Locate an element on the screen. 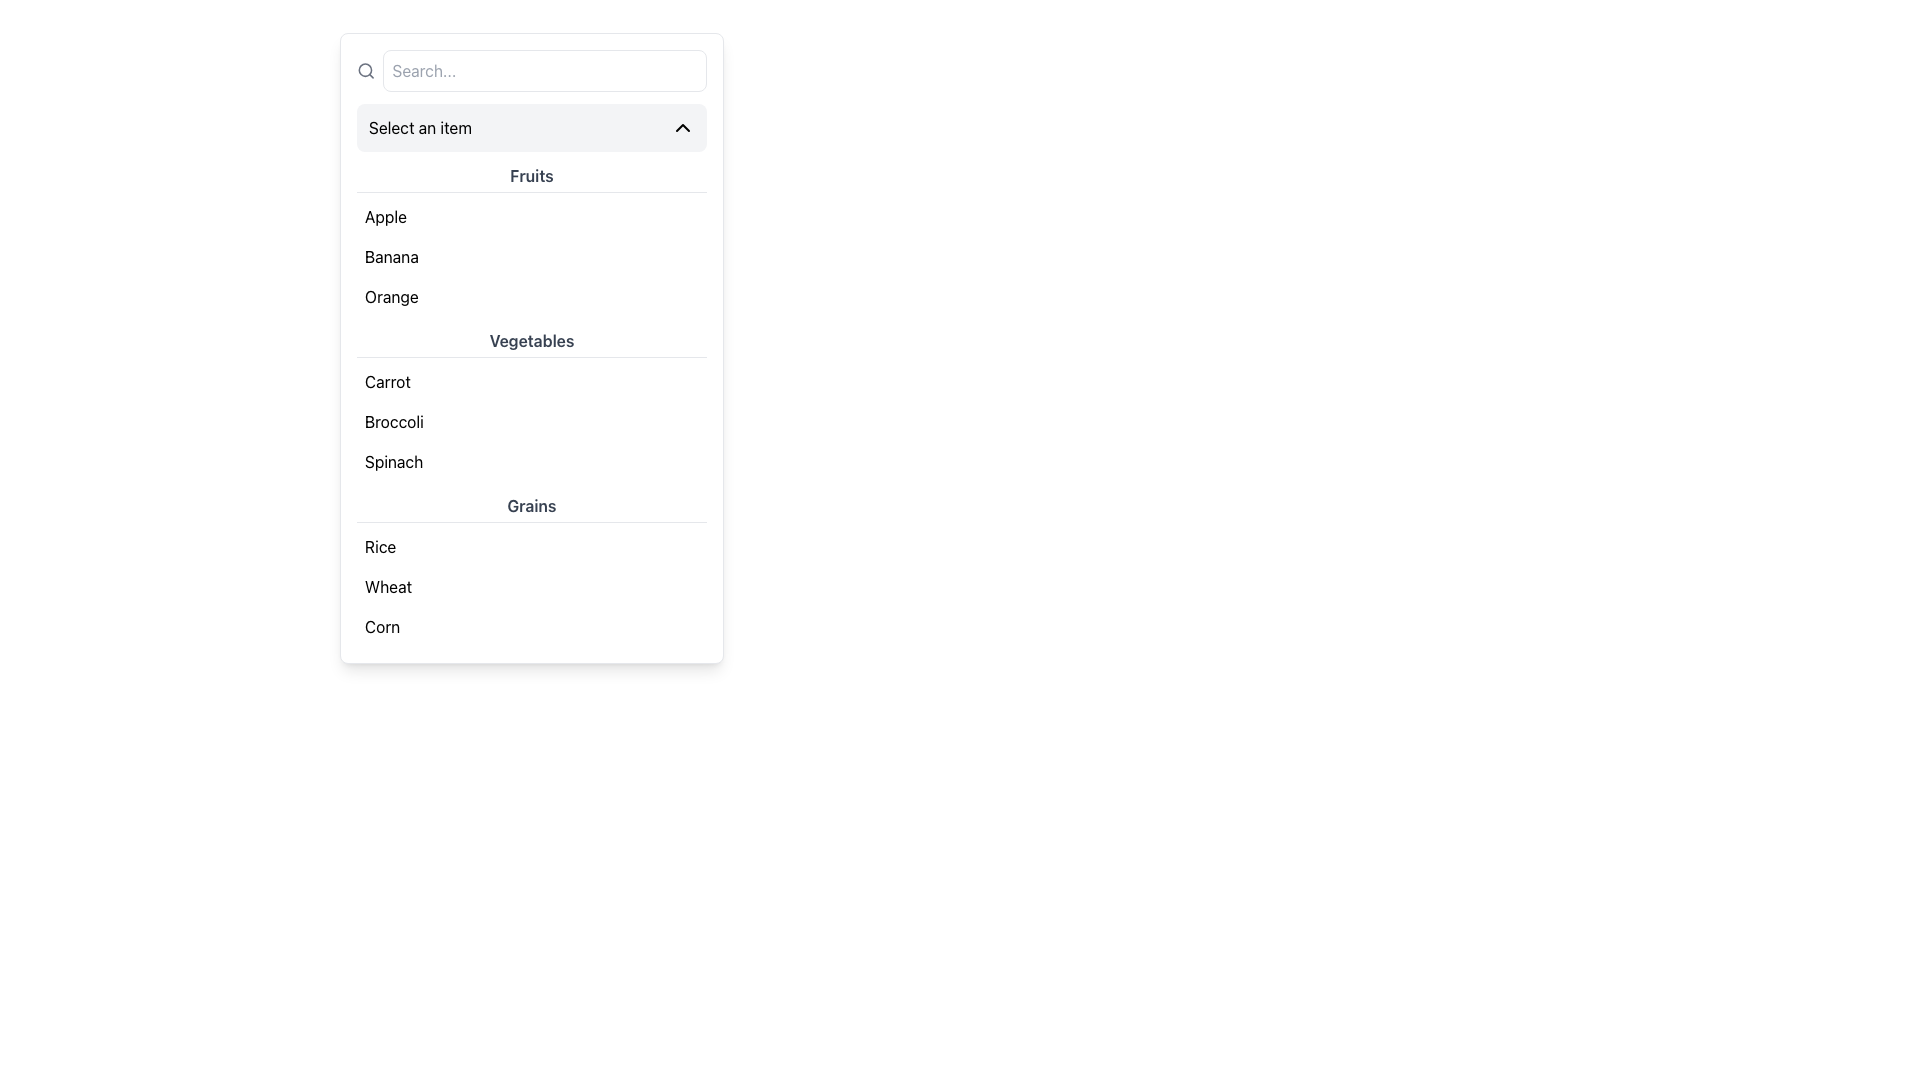  the 'Fruits' text label, which is styled in bold gray font and serves as a header for a sublist in a dropdown menu is located at coordinates (532, 176).